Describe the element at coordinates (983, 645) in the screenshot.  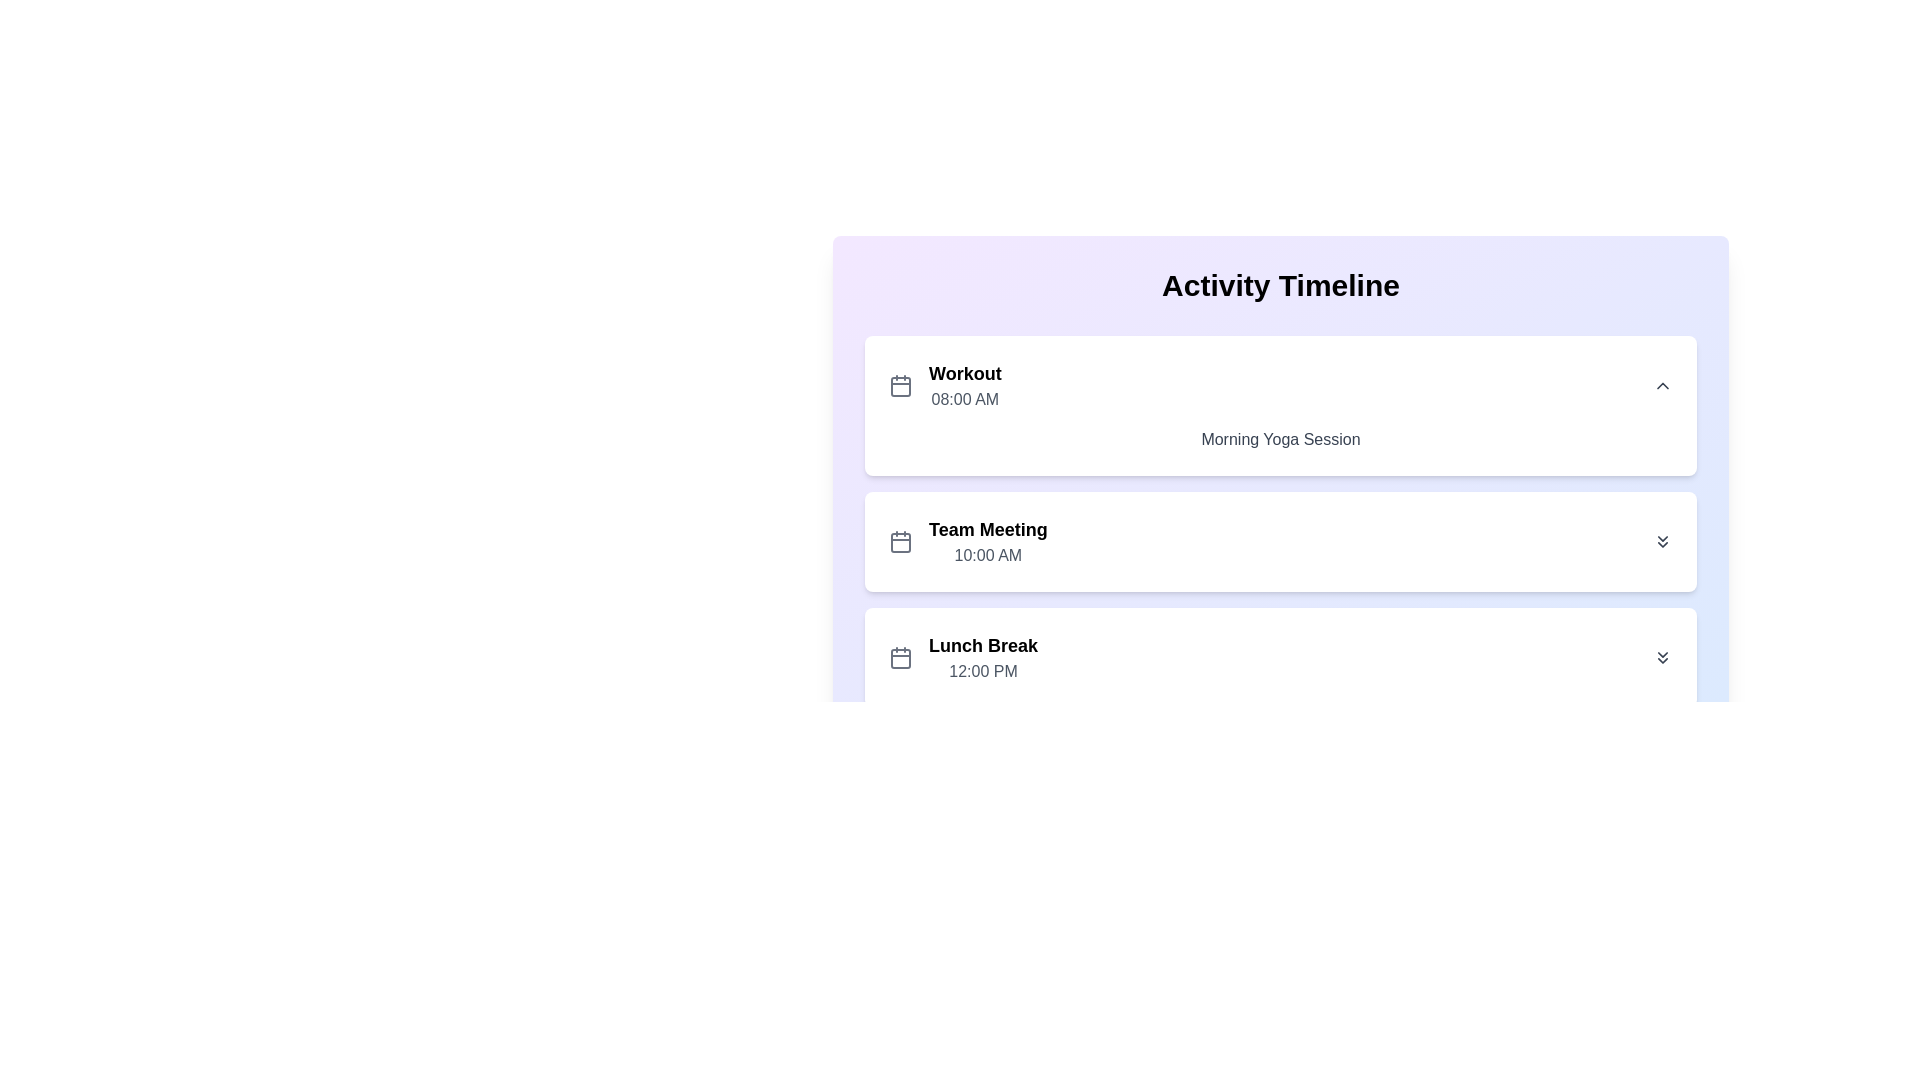
I see `the static text label that reads 'Lunch Break', which serves as a header in the layout, distinguished by its bold and large font style` at that location.